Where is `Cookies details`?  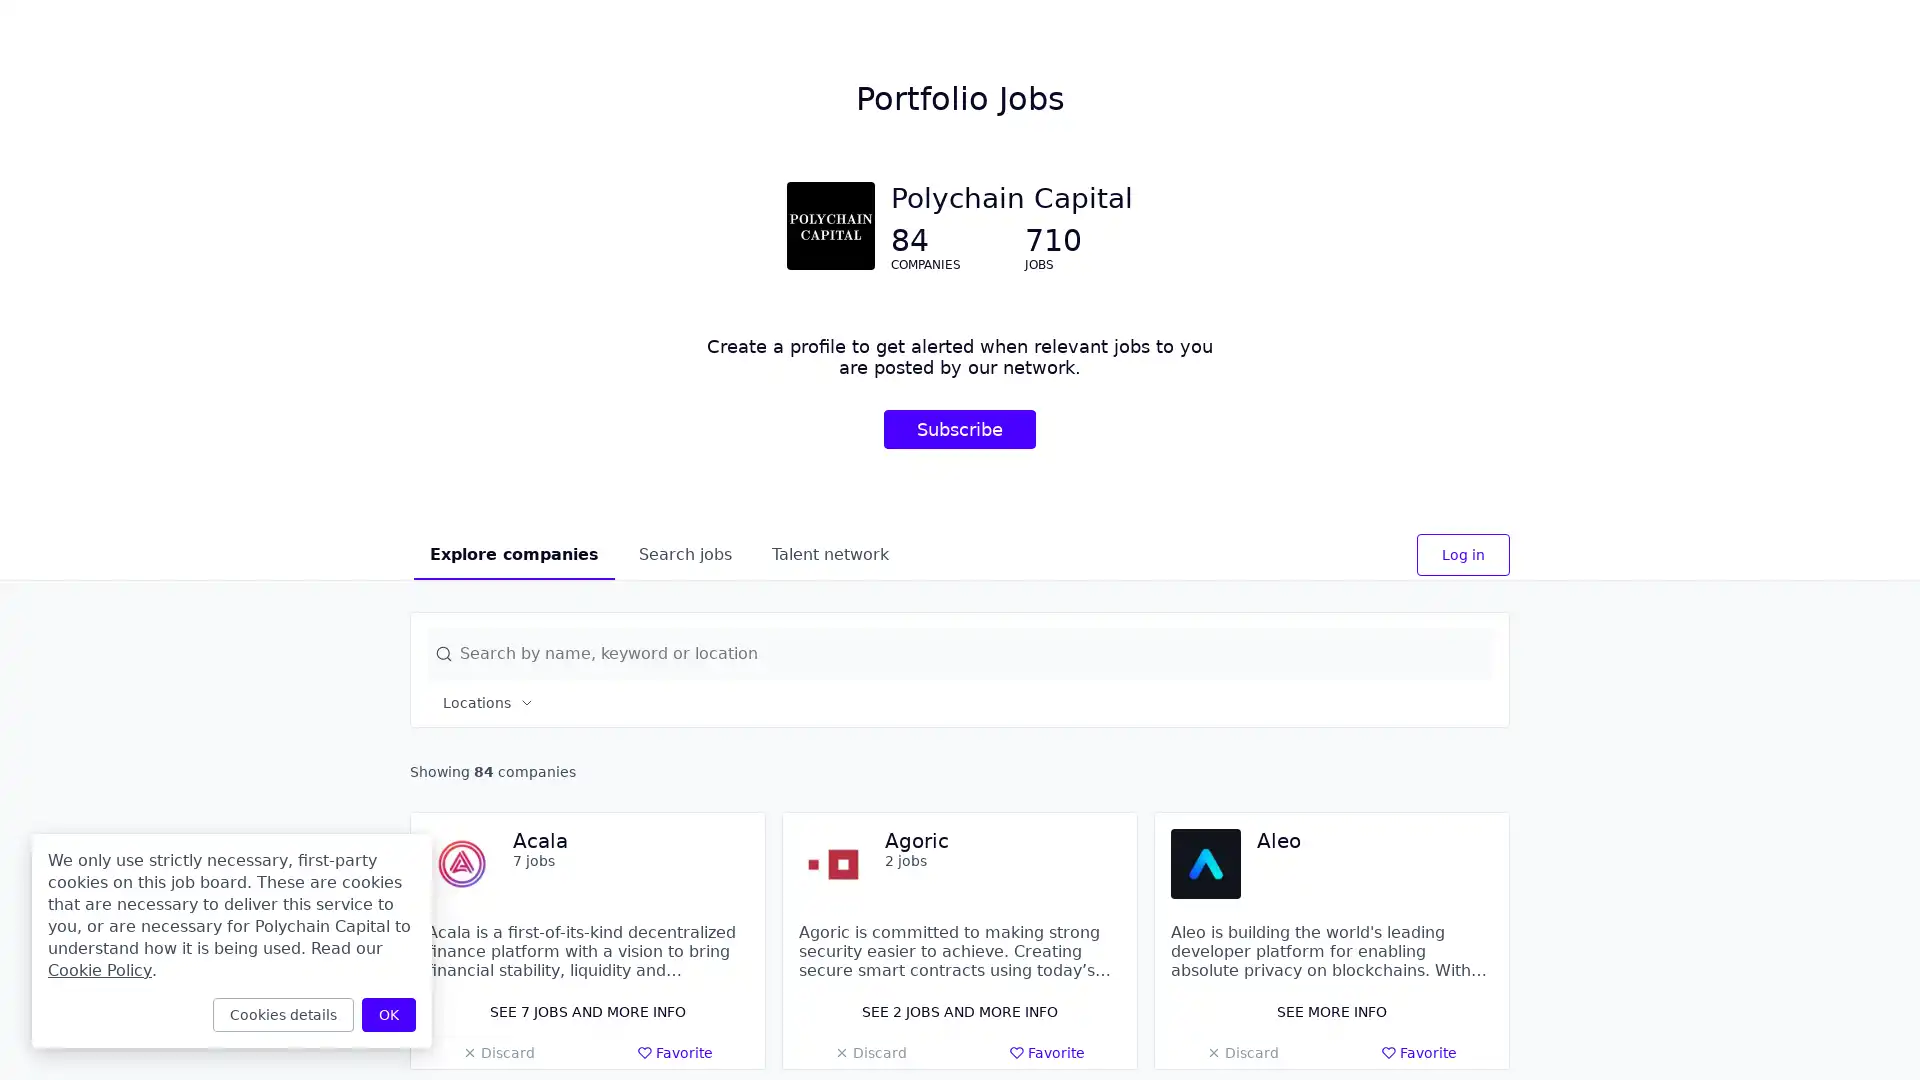
Cookies details is located at coordinates (282, 1014).